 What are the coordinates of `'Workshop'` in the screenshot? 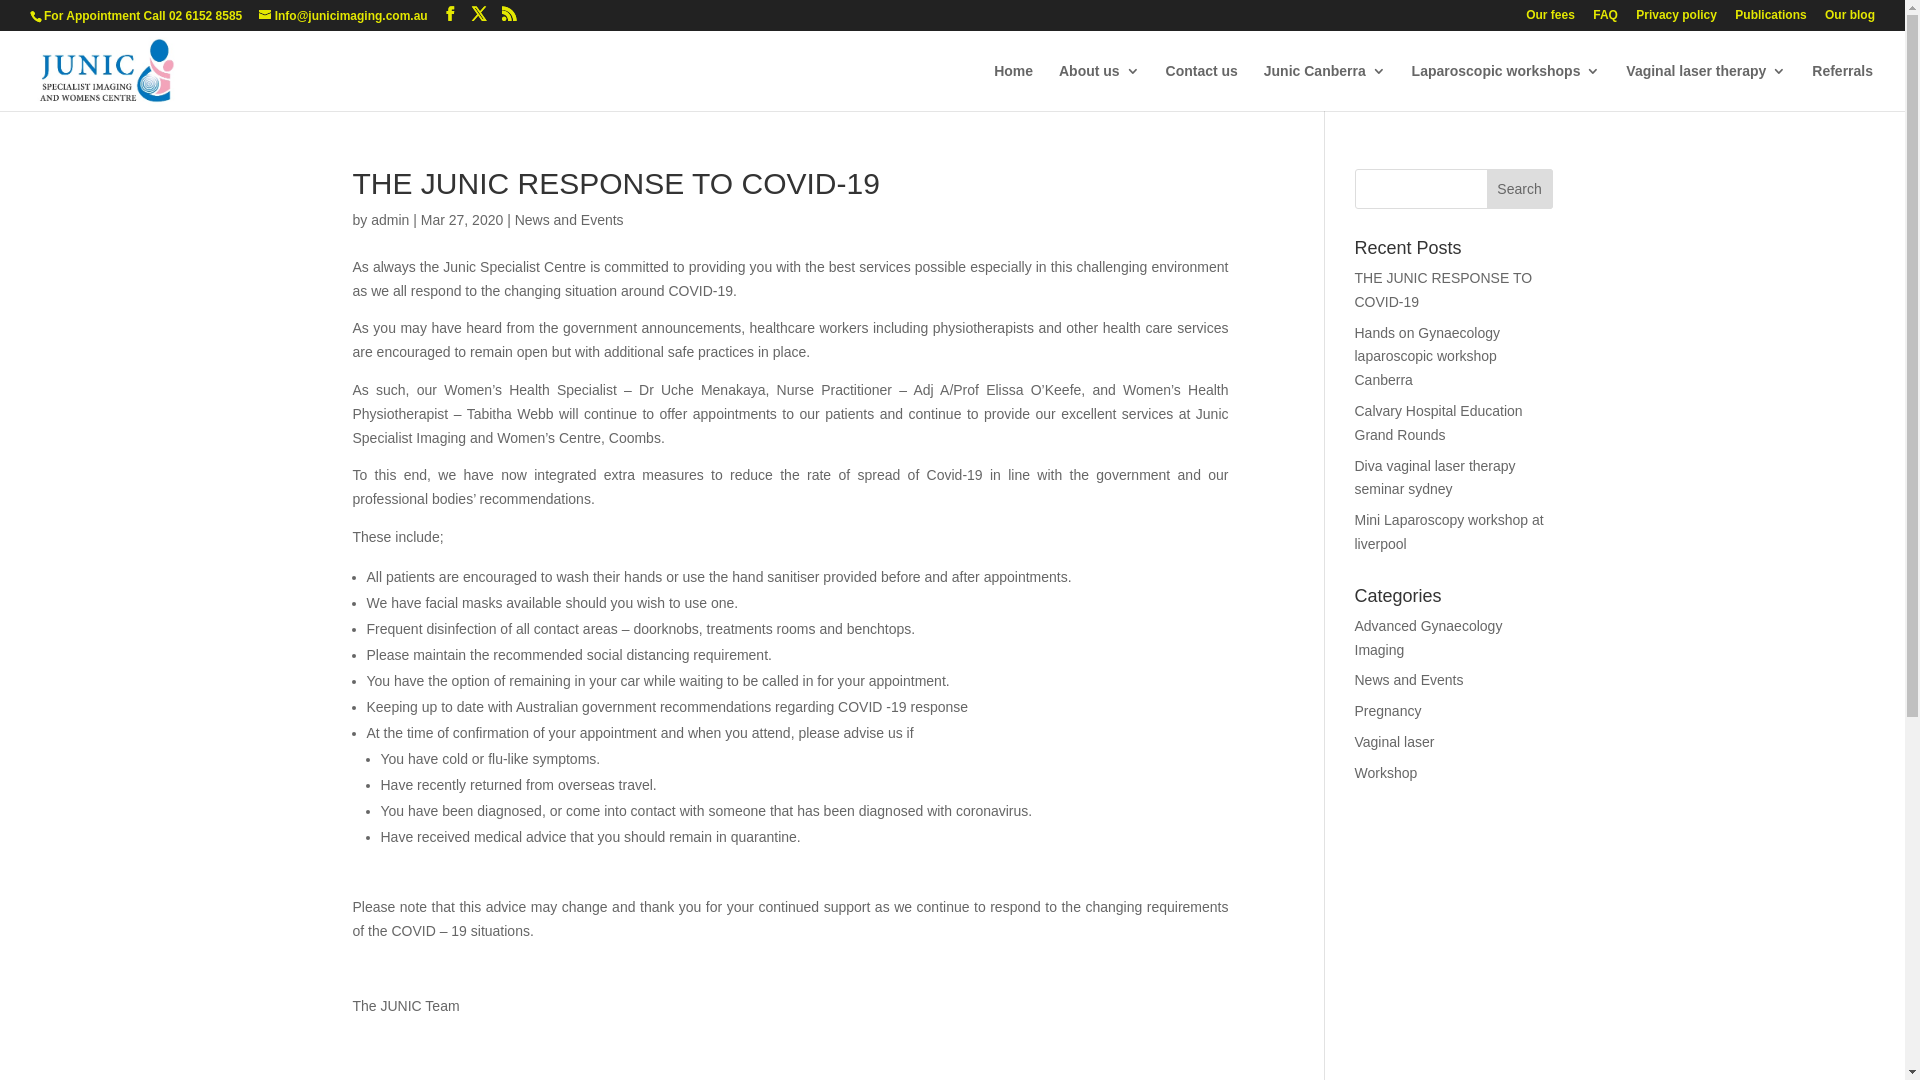 It's located at (1384, 771).